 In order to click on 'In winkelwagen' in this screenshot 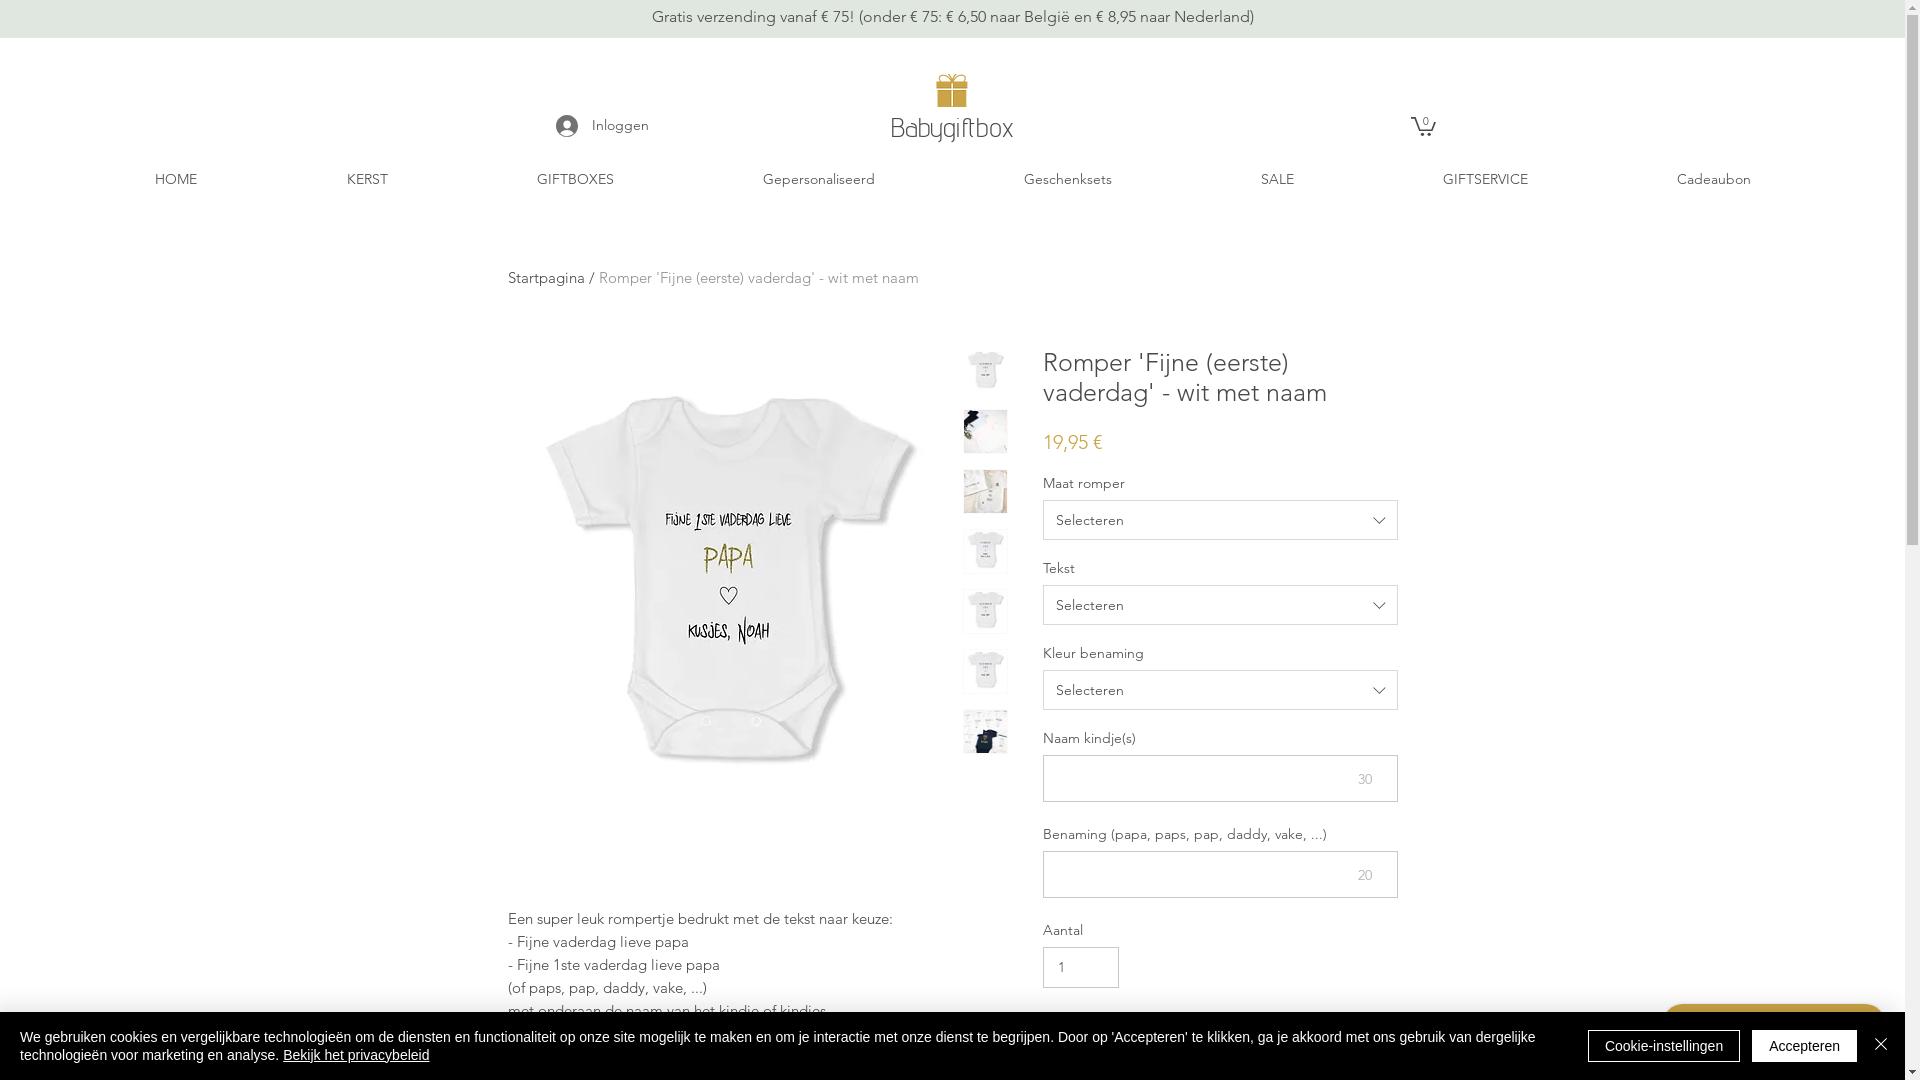, I will do `click(1195, 1039)`.